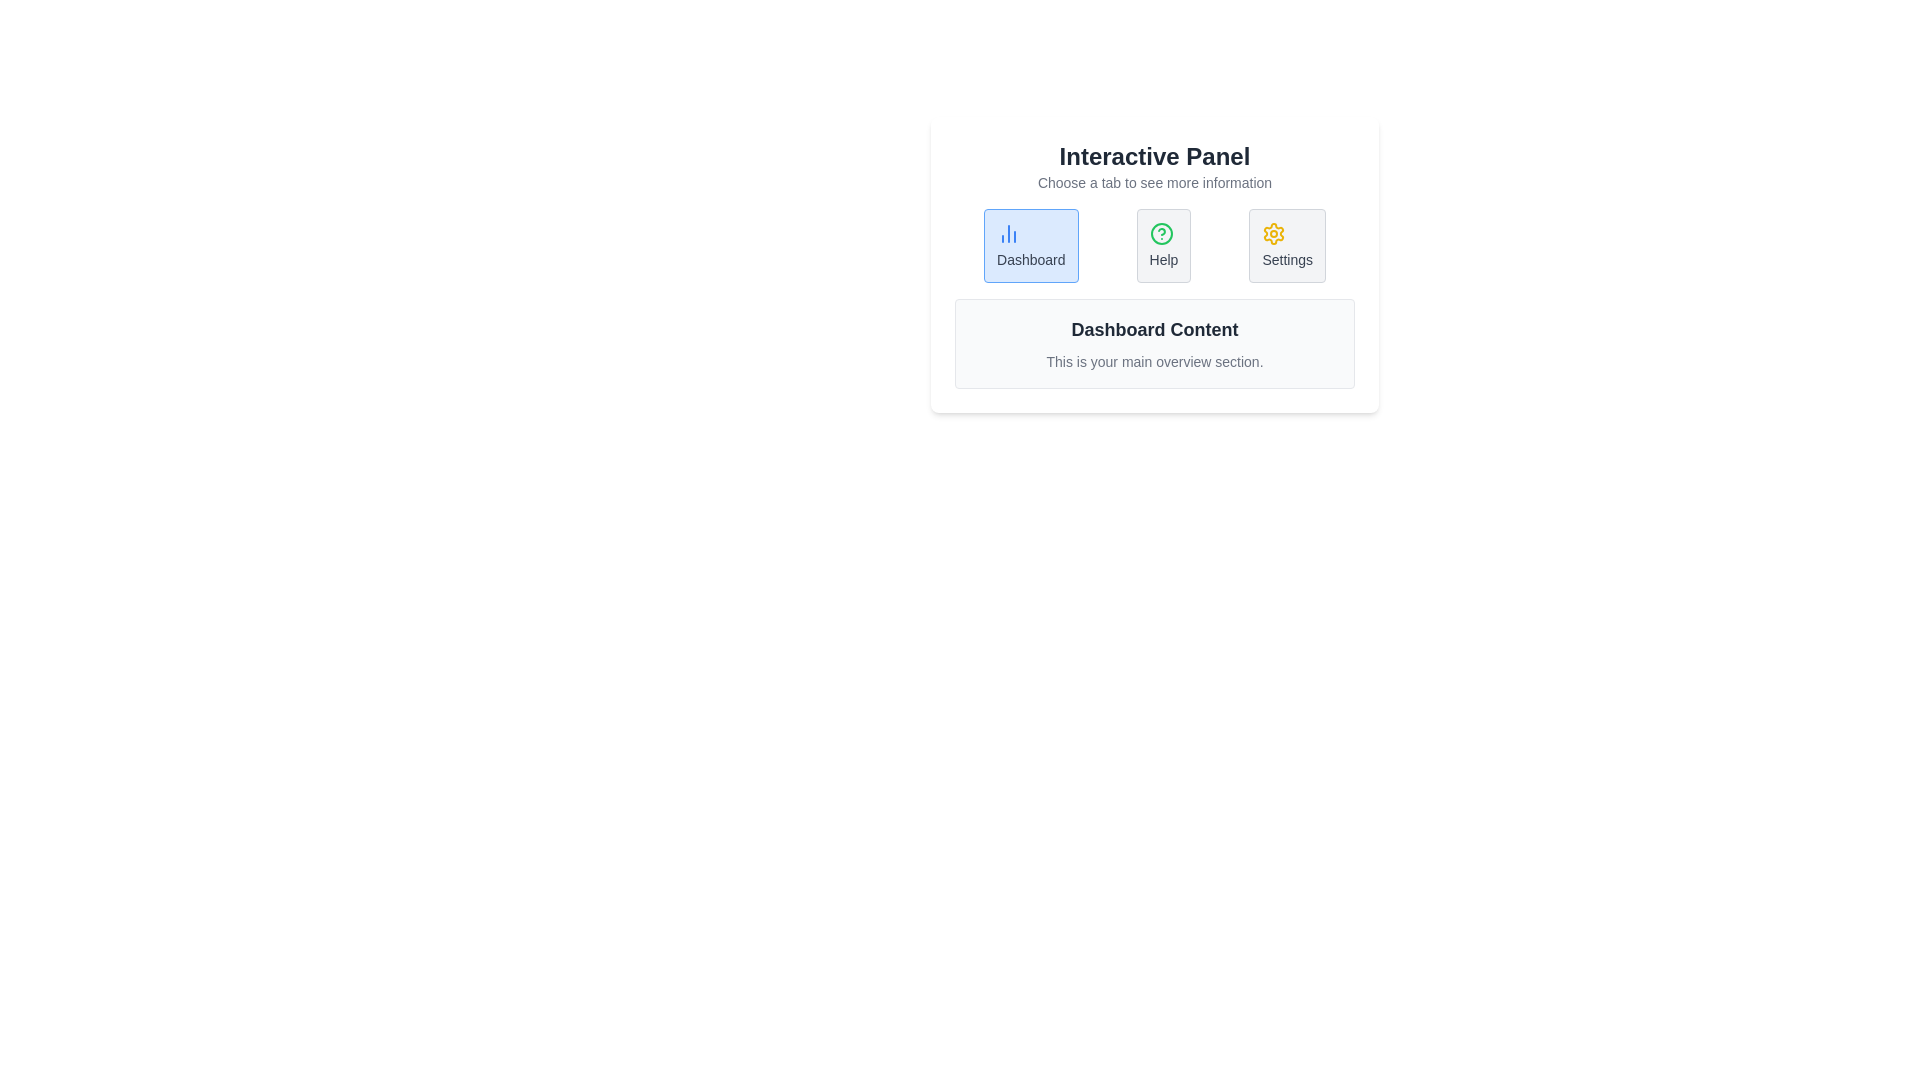 The image size is (1920, 1080). I want to click on the 'Help' button which contains a circular graphical component styled in green, located within the icon depicting a help symbol, so click(1161, 233).